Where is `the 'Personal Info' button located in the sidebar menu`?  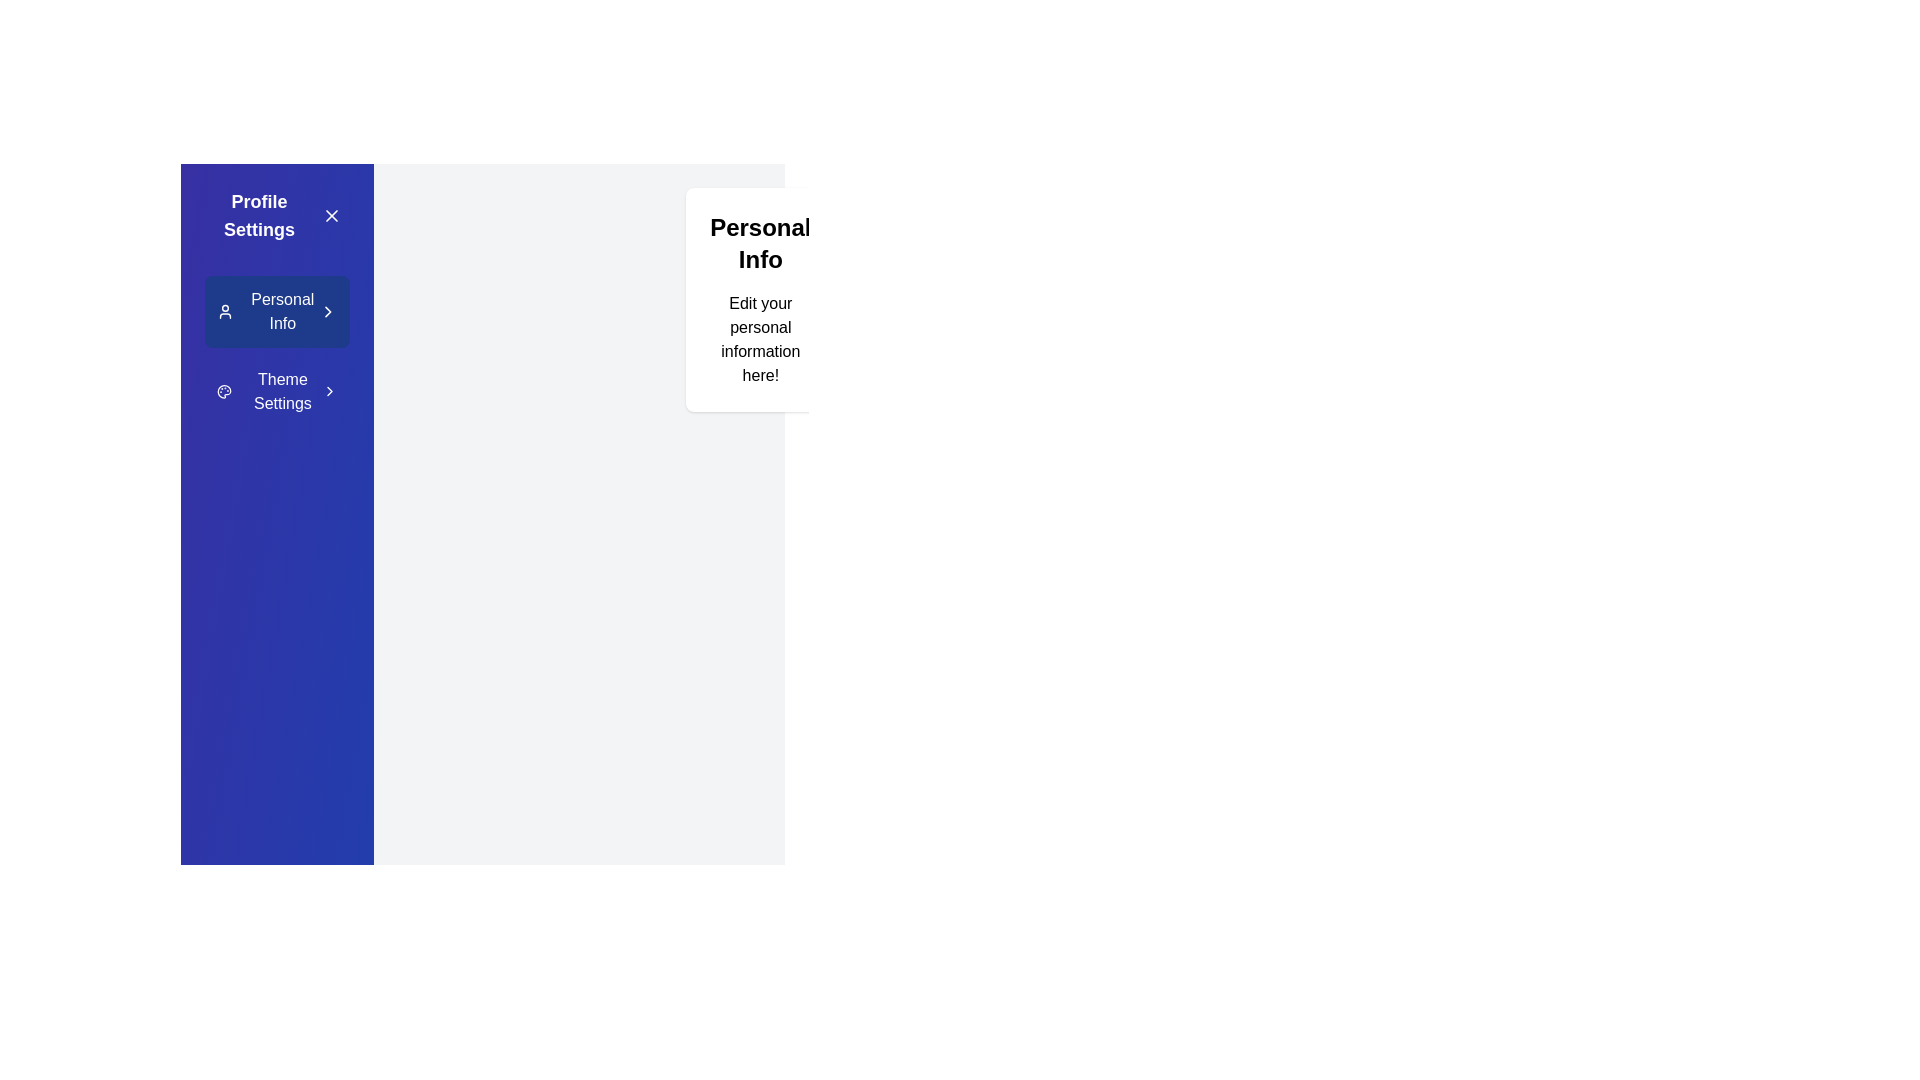
the 'Personal Info' button located in the sidebar menu is located at coordinates (276, 312).